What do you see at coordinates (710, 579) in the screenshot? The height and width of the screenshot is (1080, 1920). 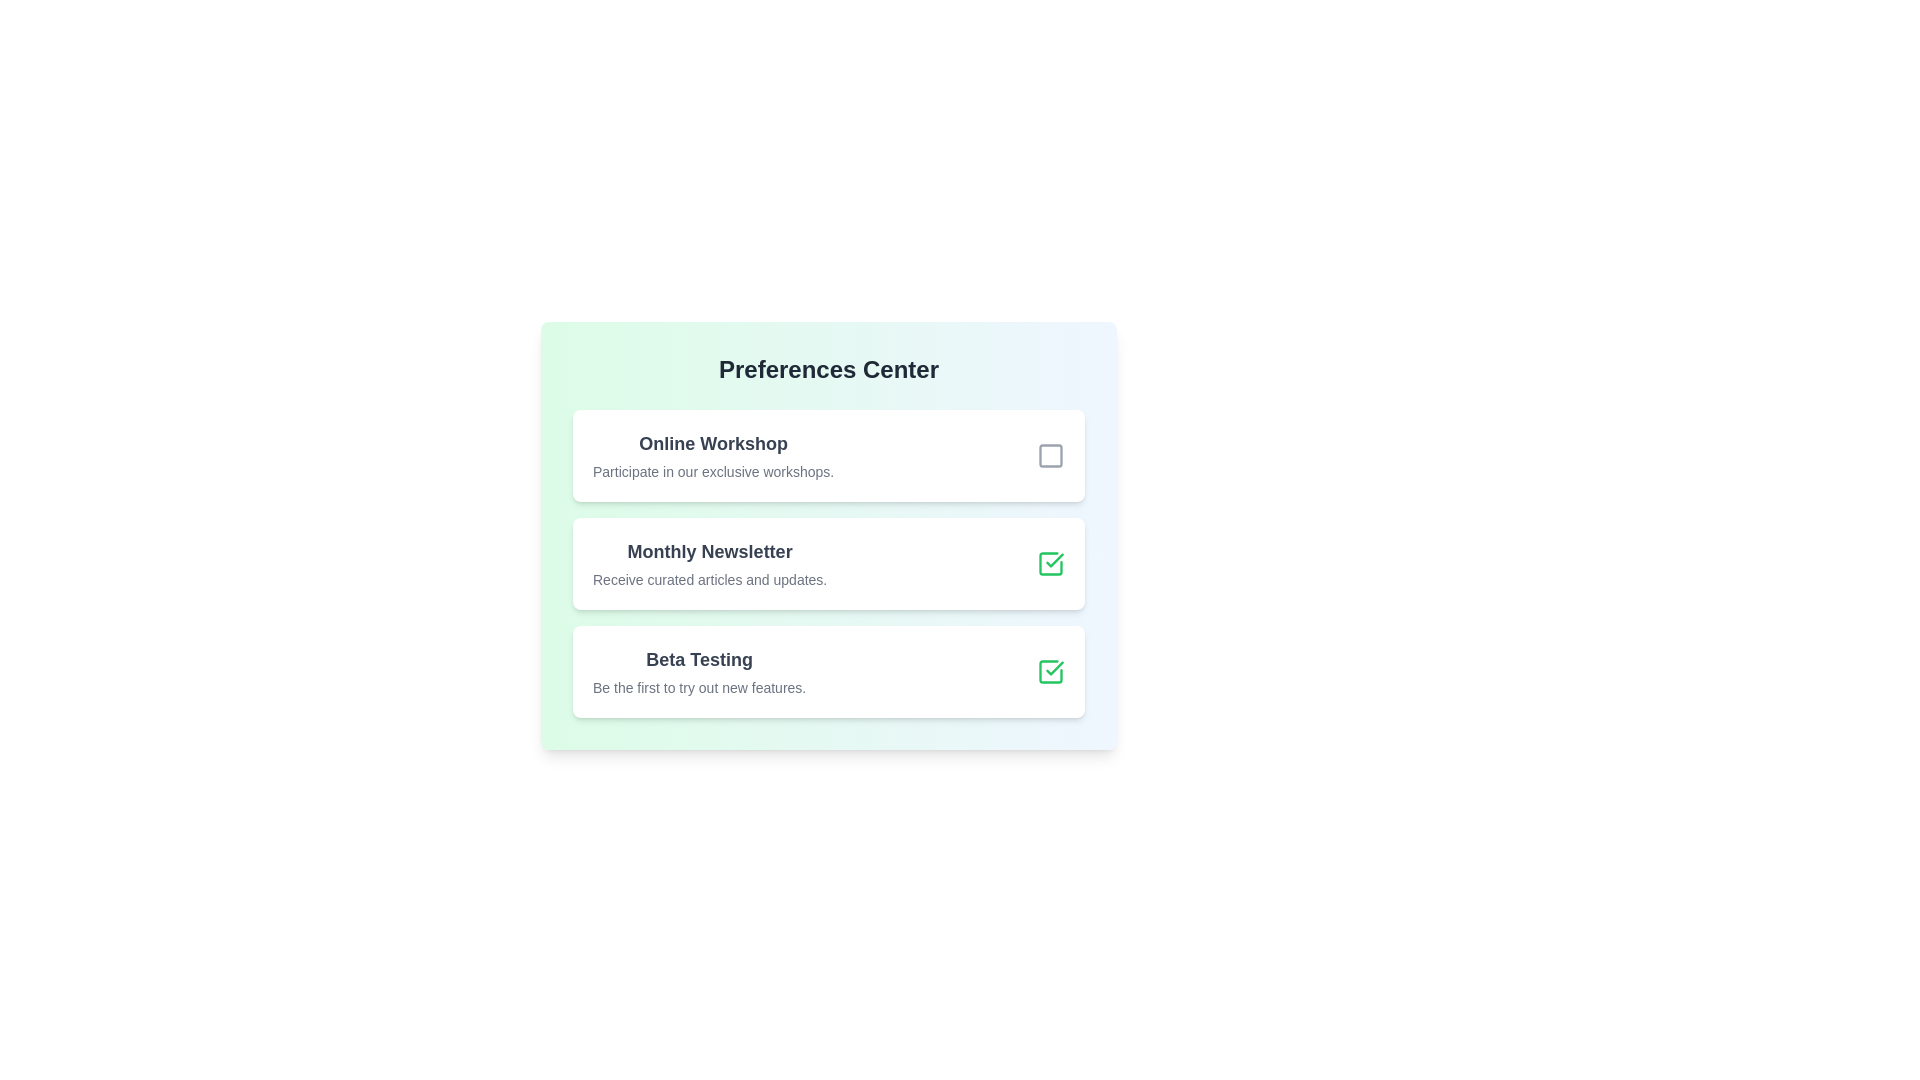 I see `the static text stating 'Receive curated articles and updates.' located below the heading 'Monthly Newsletter' in the Preferences Center` at bounding box center [710, 579].